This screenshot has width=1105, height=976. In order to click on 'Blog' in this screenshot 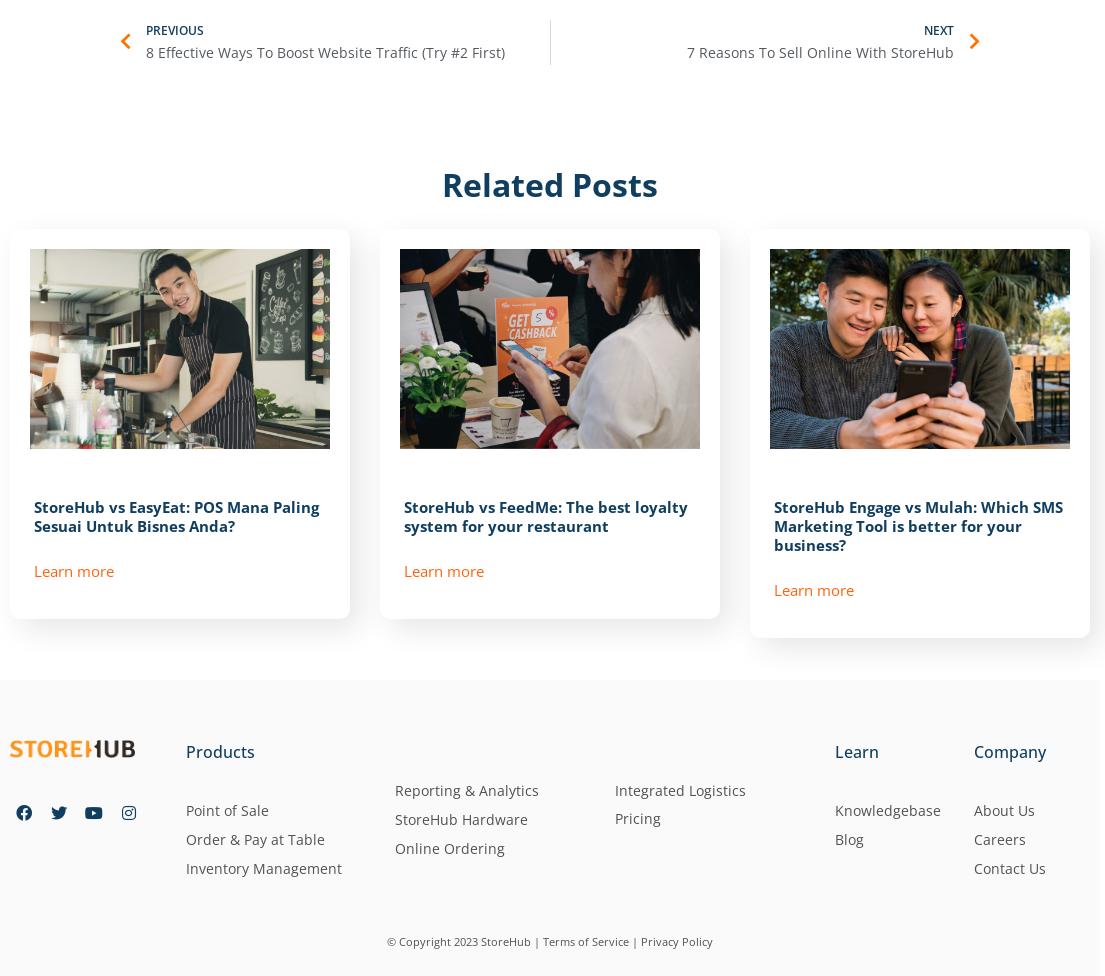, I will do `click(849, 838)`.